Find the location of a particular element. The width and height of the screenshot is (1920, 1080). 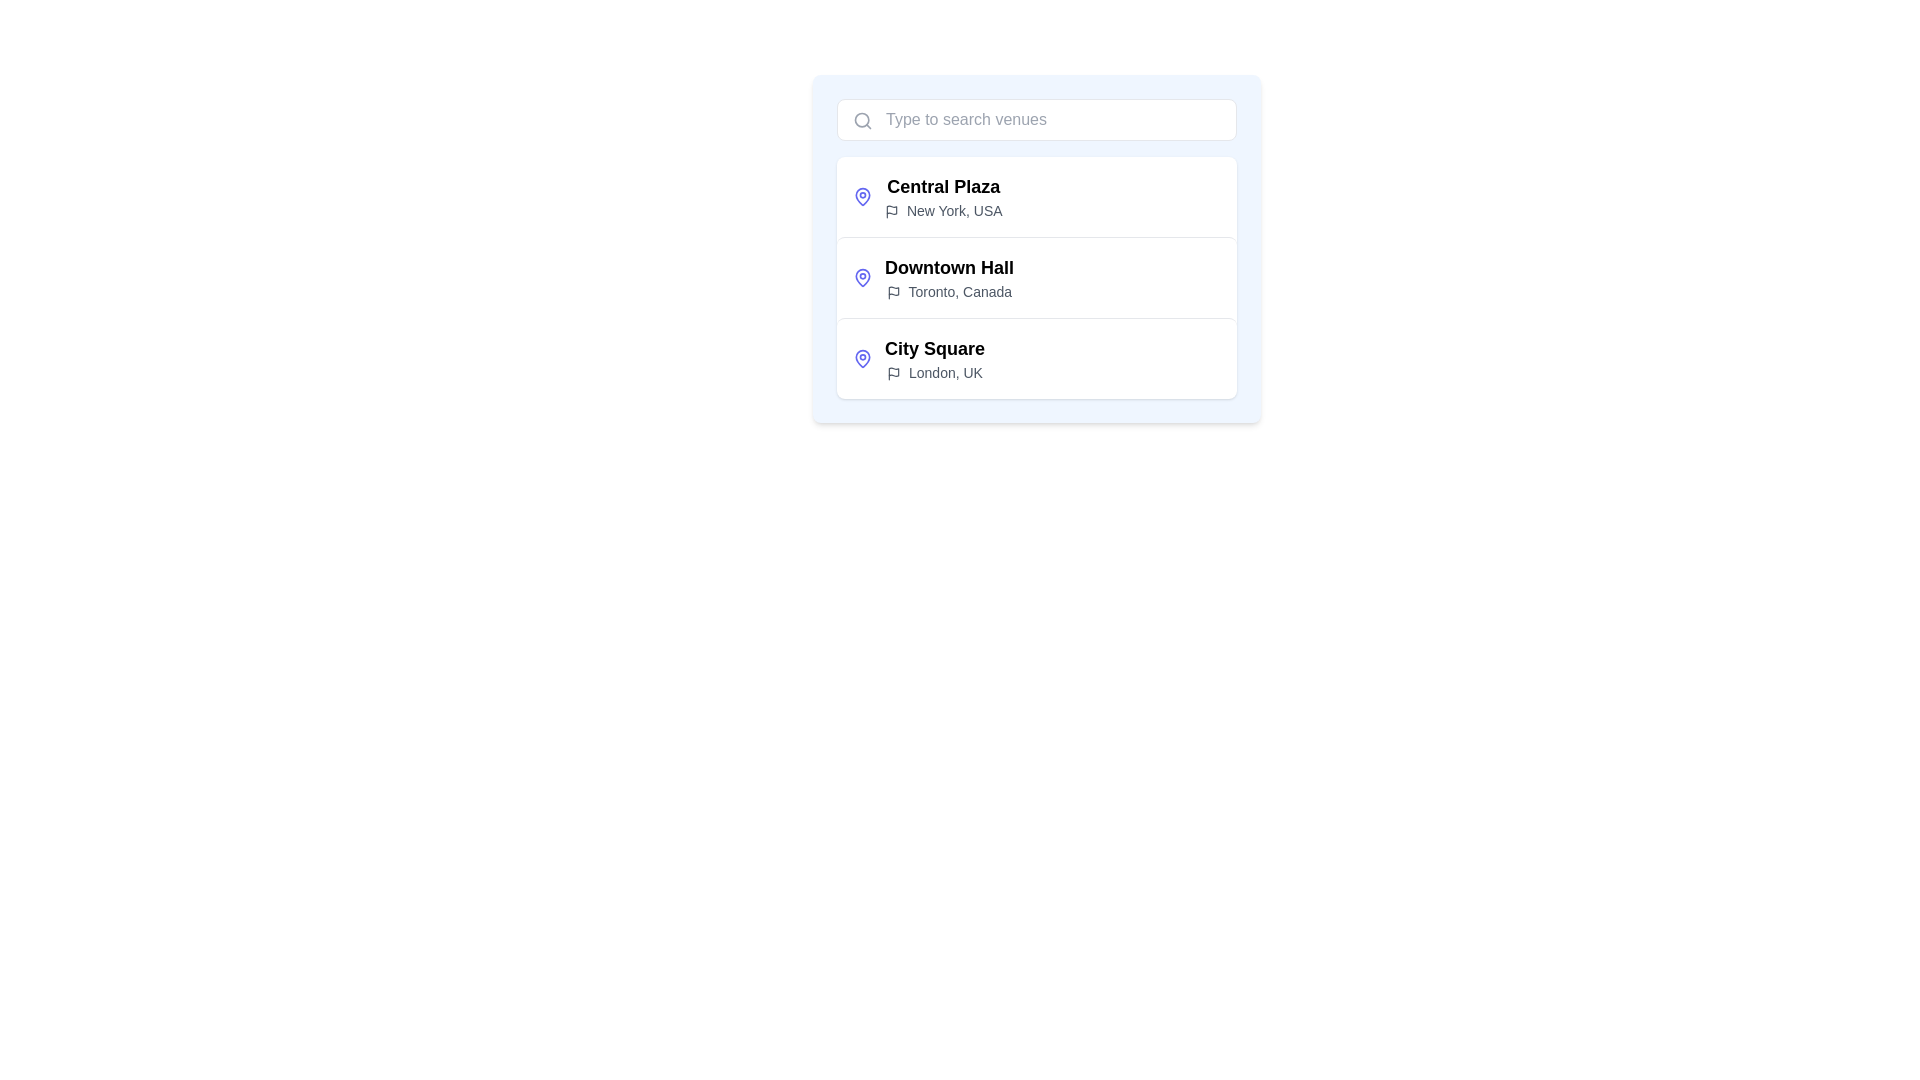

the appearance of the search icon located at the top-left corner inside the search input field is located at coordinates (863, 120).